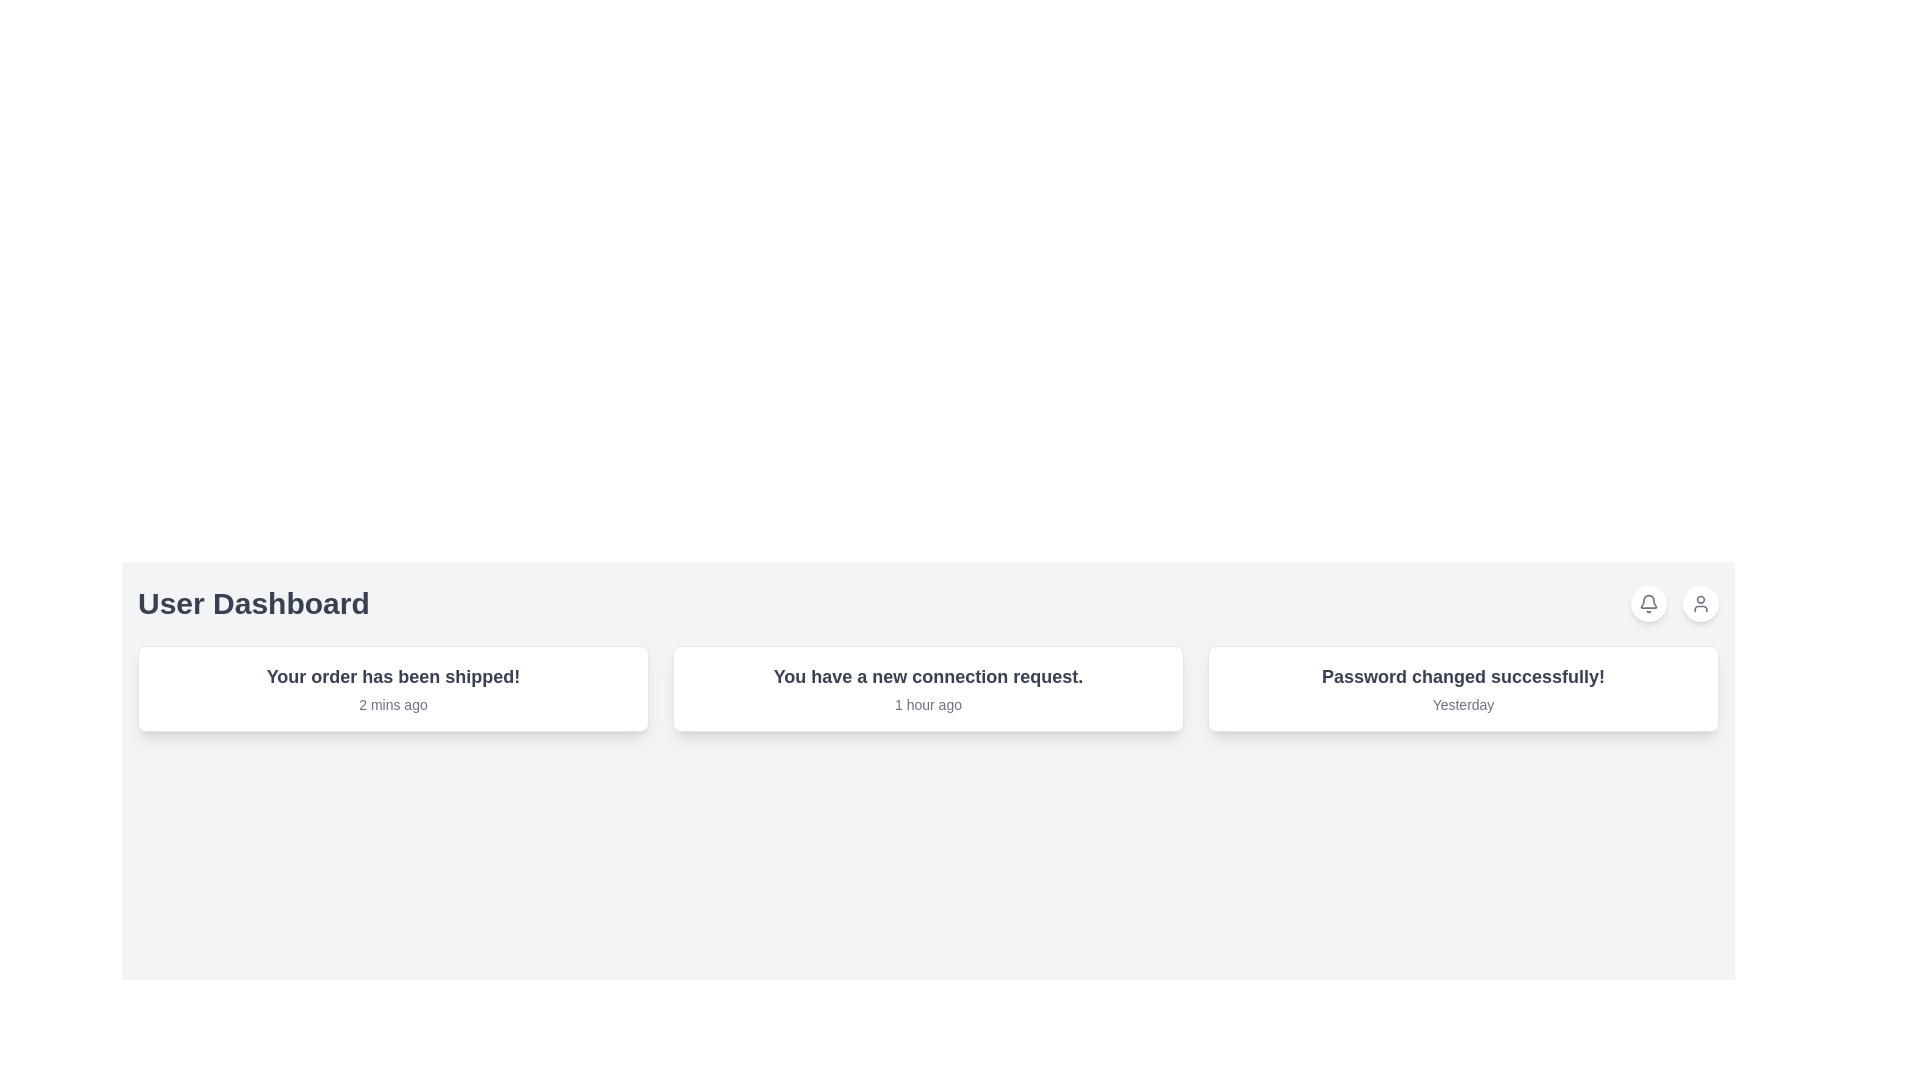  I want to click on shipping status notification text displayed in the card-like structure located on the left side of the three horizontally aligned cards, positioned above the timestamp '2 mins ago', so click(393, 676).